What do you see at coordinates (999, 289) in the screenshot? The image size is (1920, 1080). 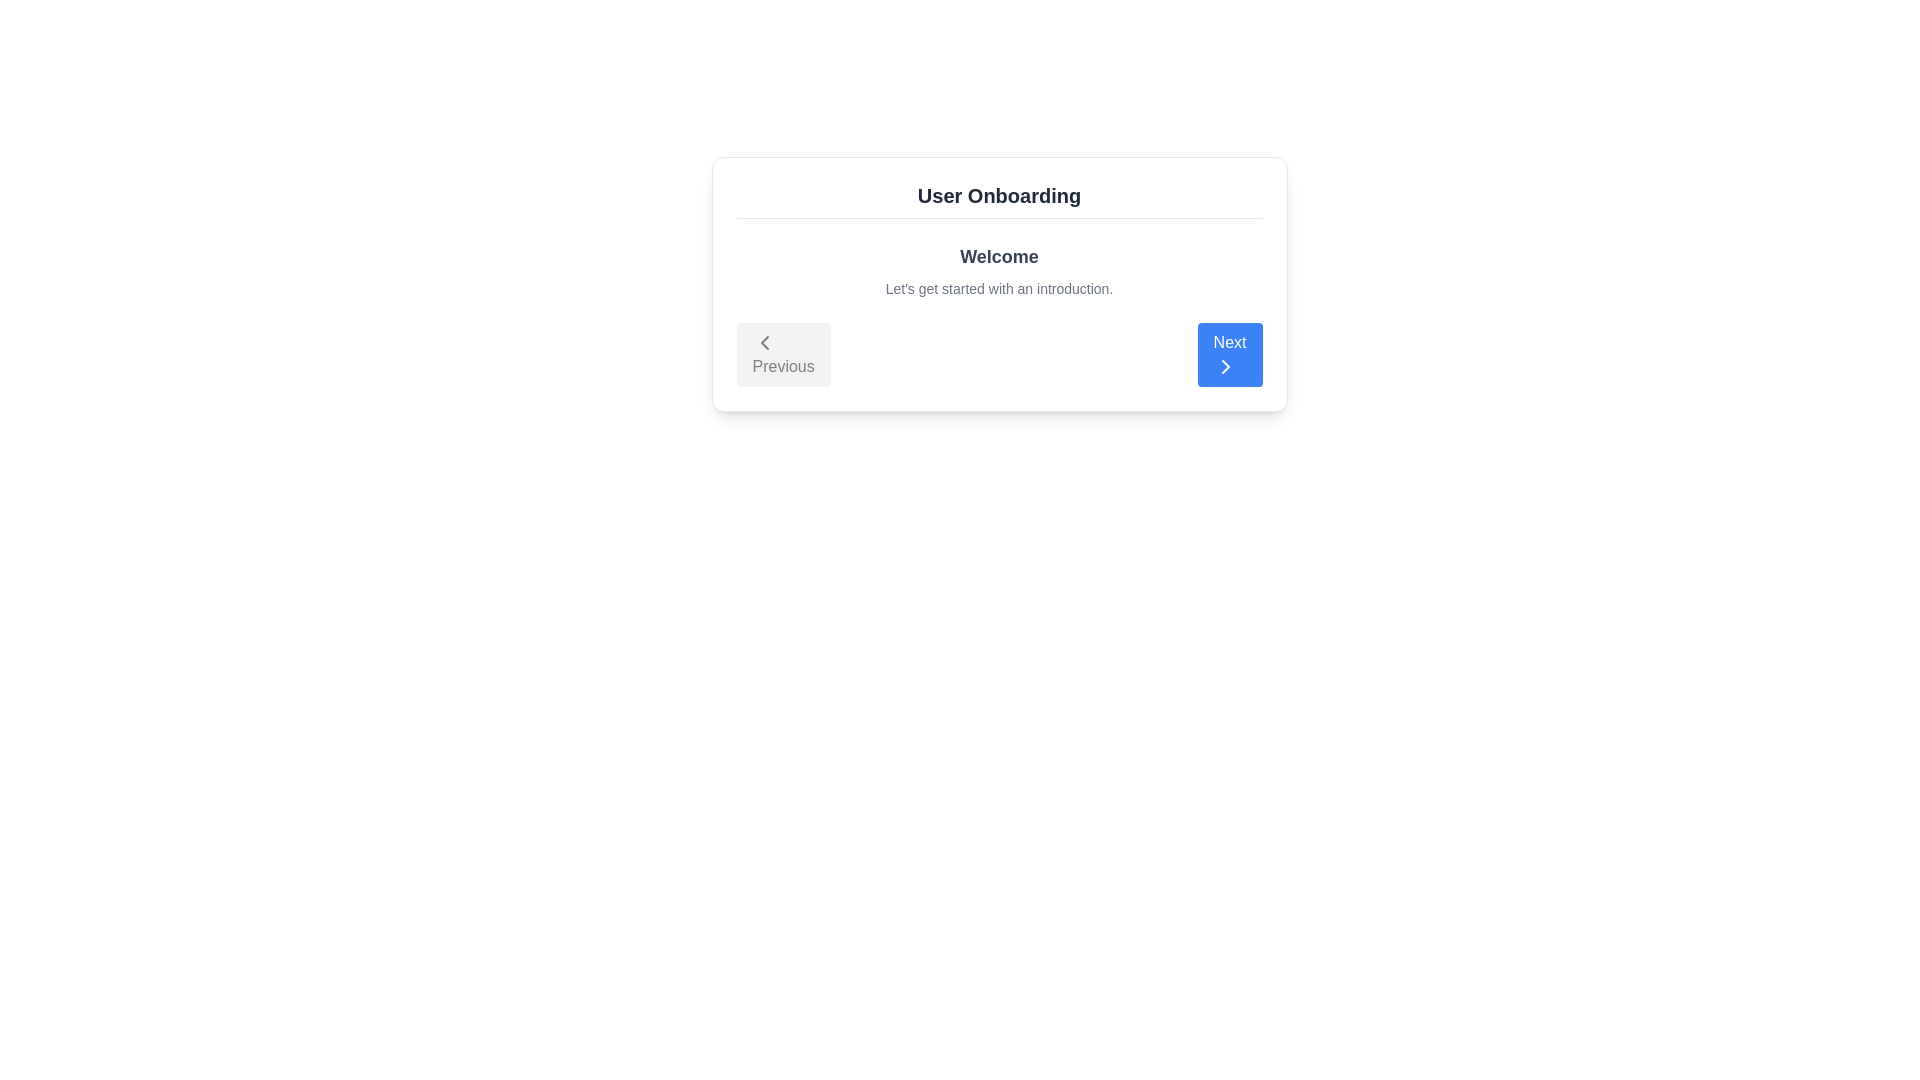 I see `the Text Display containing the message 'Let's get started with an introduction.' located beneath the heading 'Welcome' in the central content panel of the onboarding page` at bounding box center [999, 289].